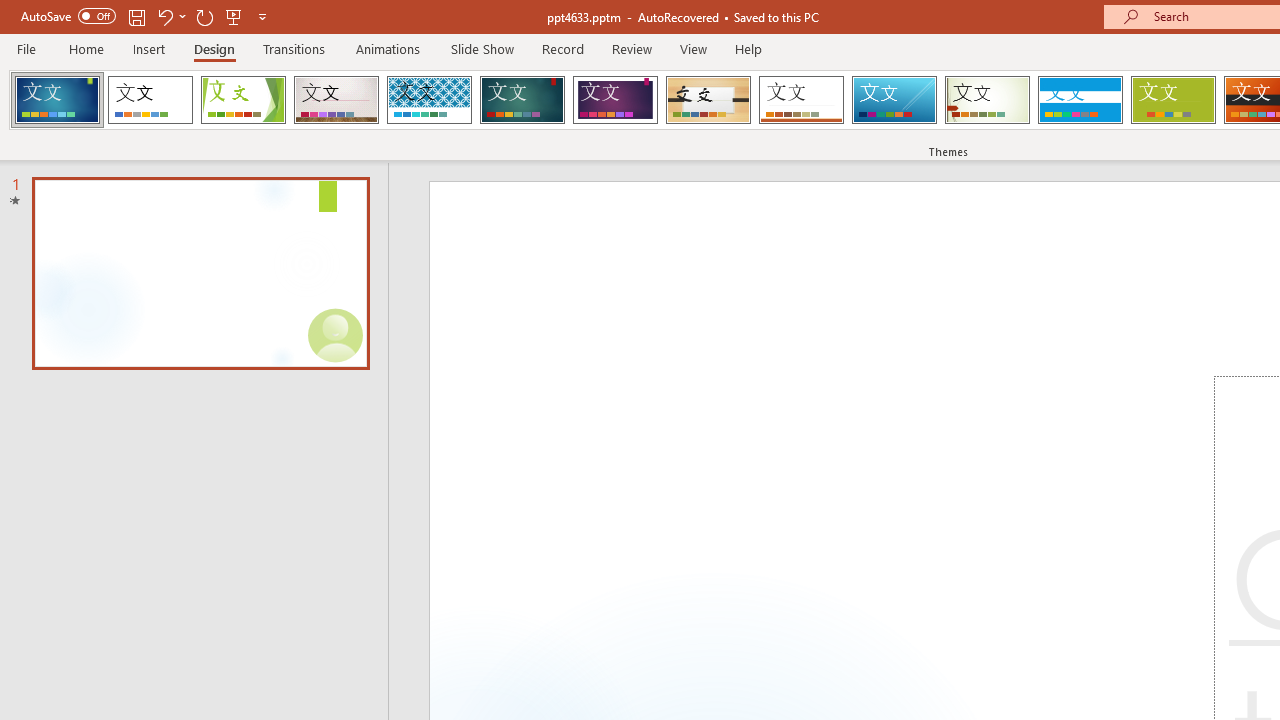 This screenshot has height=720, width=1280. Describe the element at coordinates (1079, 100) in the screenshot. I see `'Banded Loading Preview...'` at that location.